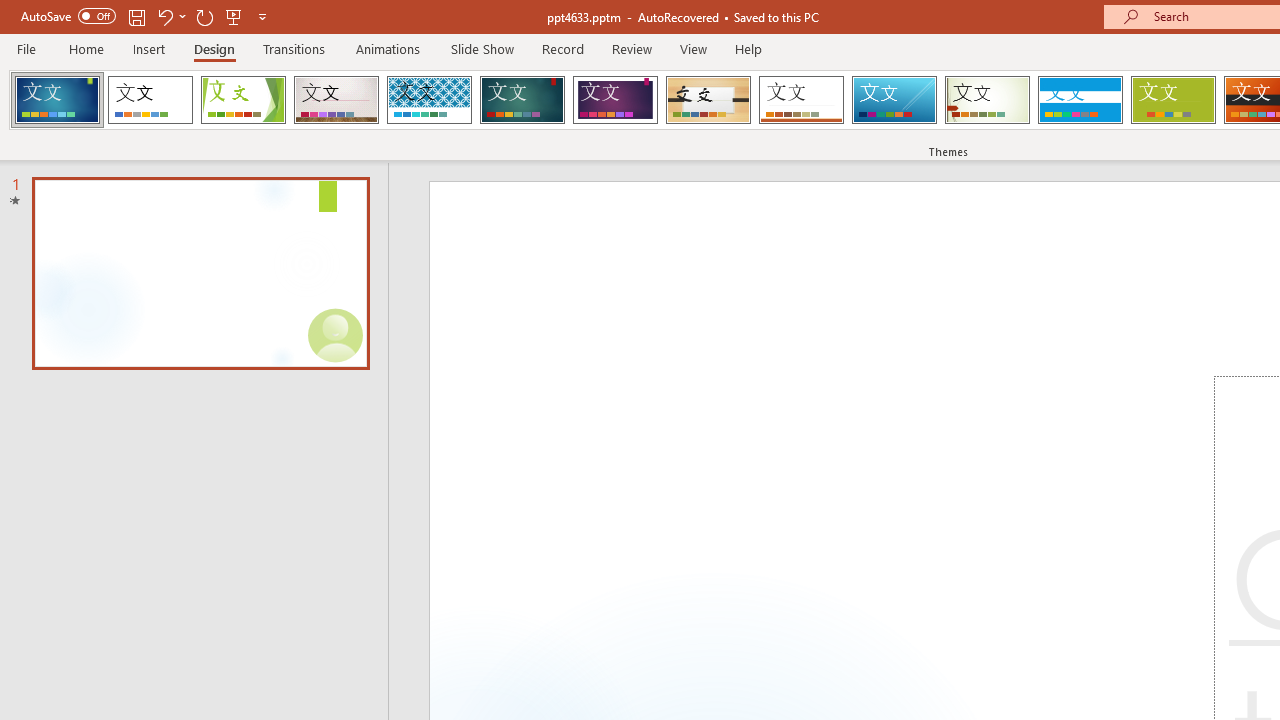 This screenshot has height=720, width=1280. Describe the element at coordinates (1079, 100) in the screenshot. I see `'Banded Loading Preview...'` at that location.